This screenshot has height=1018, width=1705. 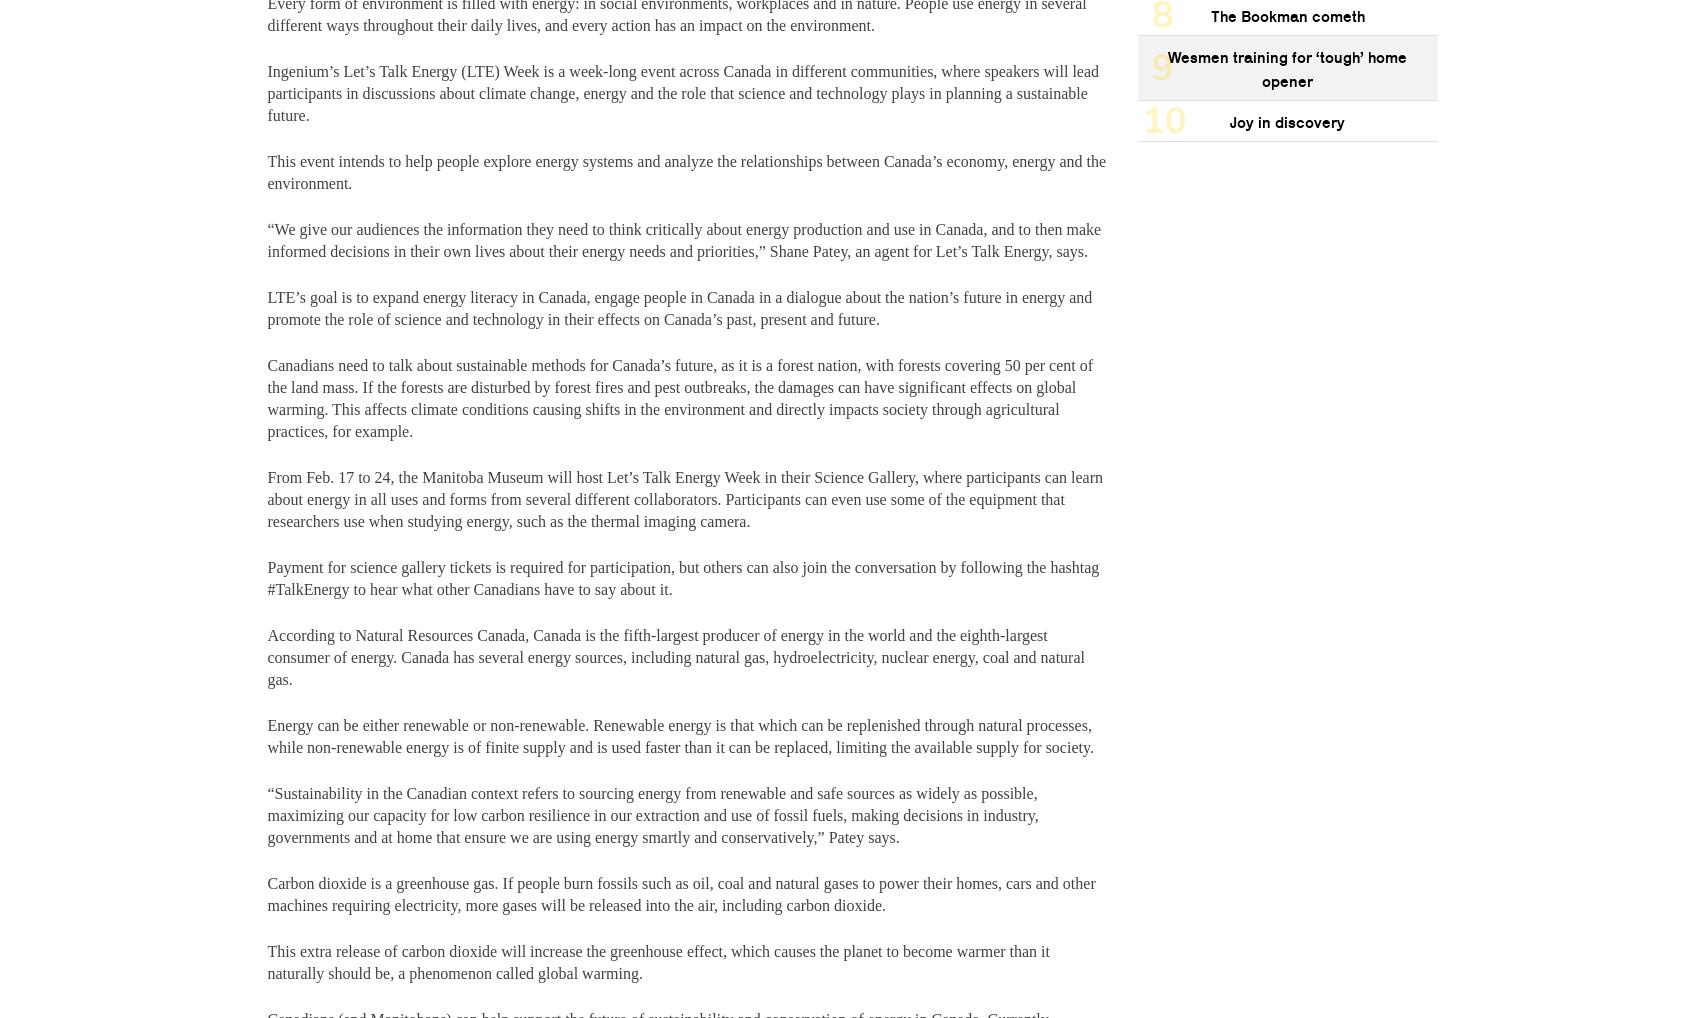 What do you see at coordinates (683, 92) in the screenshot?
I see `'Ingenium’s Let’s Talk Energy (LTE) Week is a week-long event across Canada in different communities, where speakers will lead participants in discussions about climate change, energy and the role that science and technology plays in planning a sustainable future.'` at bounding box center [683, 92].